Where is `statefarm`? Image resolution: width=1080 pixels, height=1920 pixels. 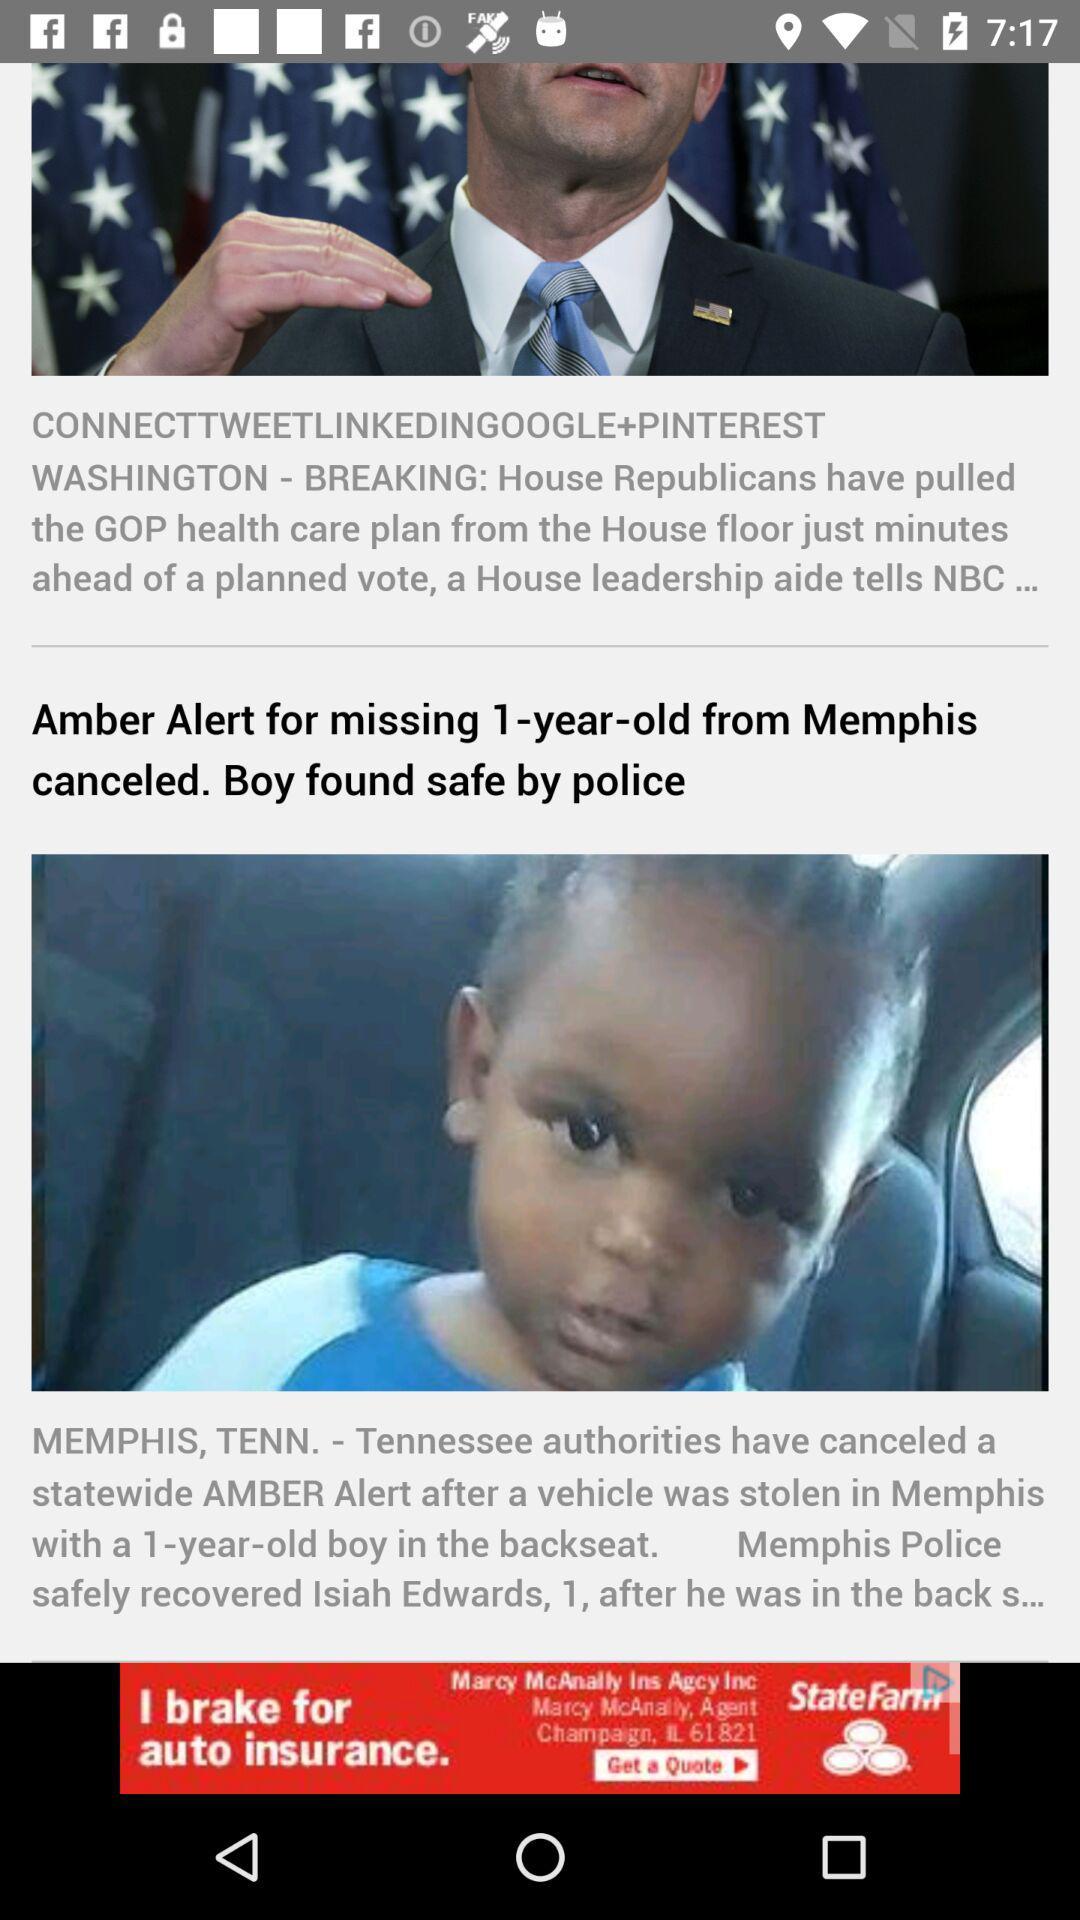
statefarm is located at coordinates (540, 1727).